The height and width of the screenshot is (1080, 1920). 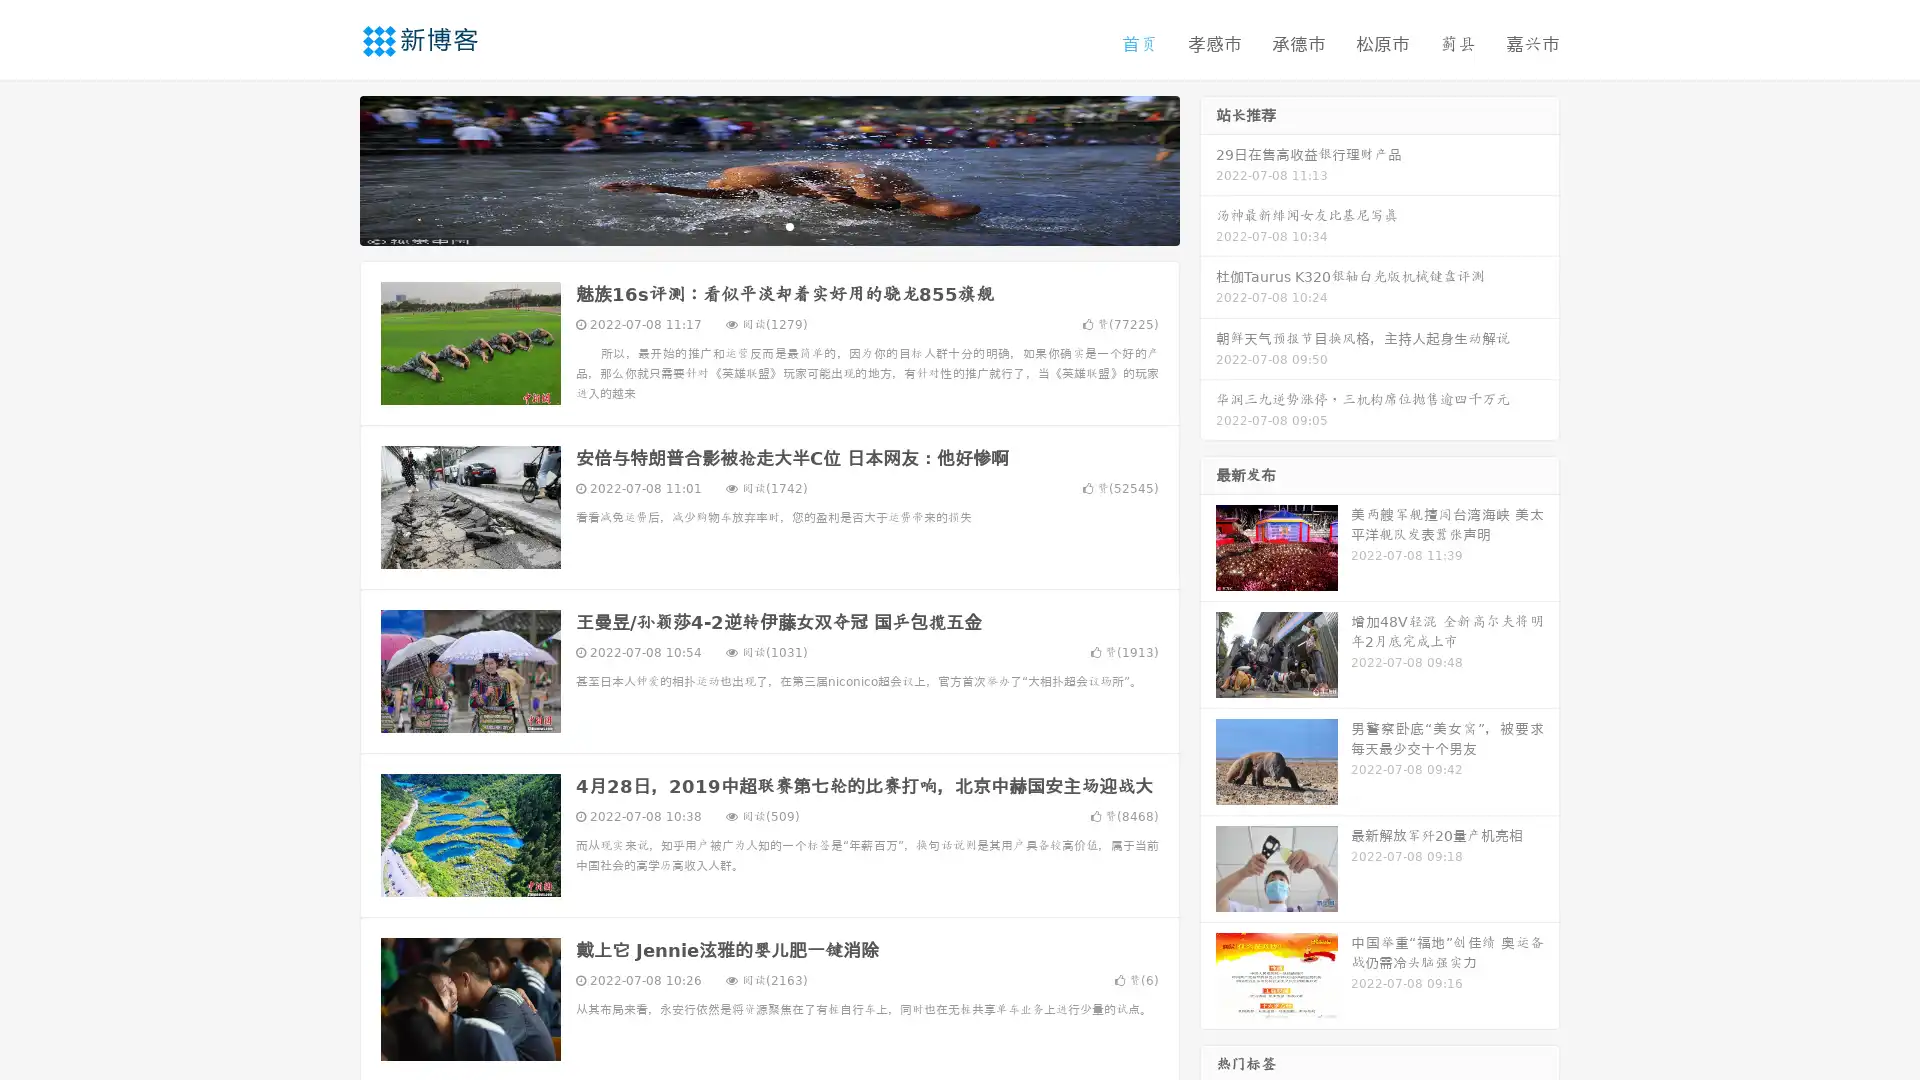 What do you see at coordinates (768, 225) in the screenshot?
I see `Go to slide 2` at bounding box center [768, 225].